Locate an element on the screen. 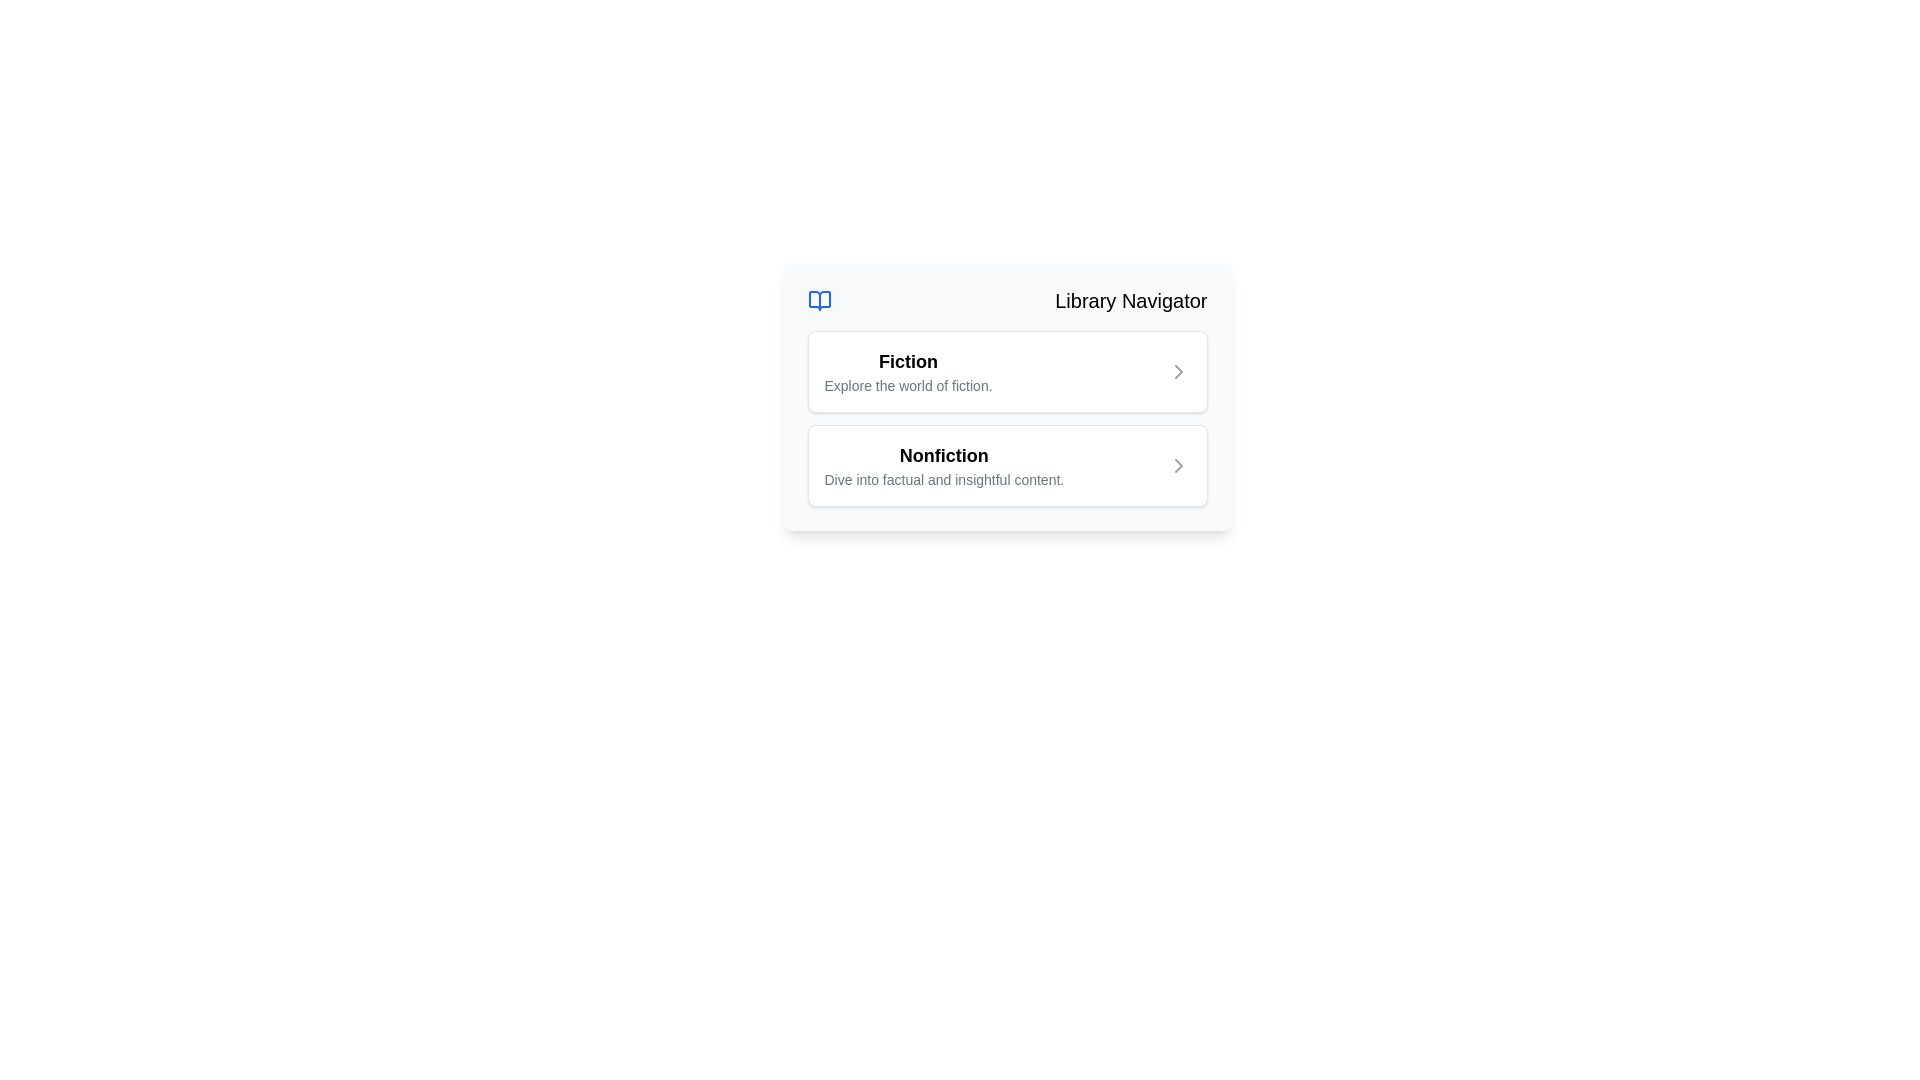  the Text block with header and description in the 'Library Navigator' interface is located at coordinates (907, 371).